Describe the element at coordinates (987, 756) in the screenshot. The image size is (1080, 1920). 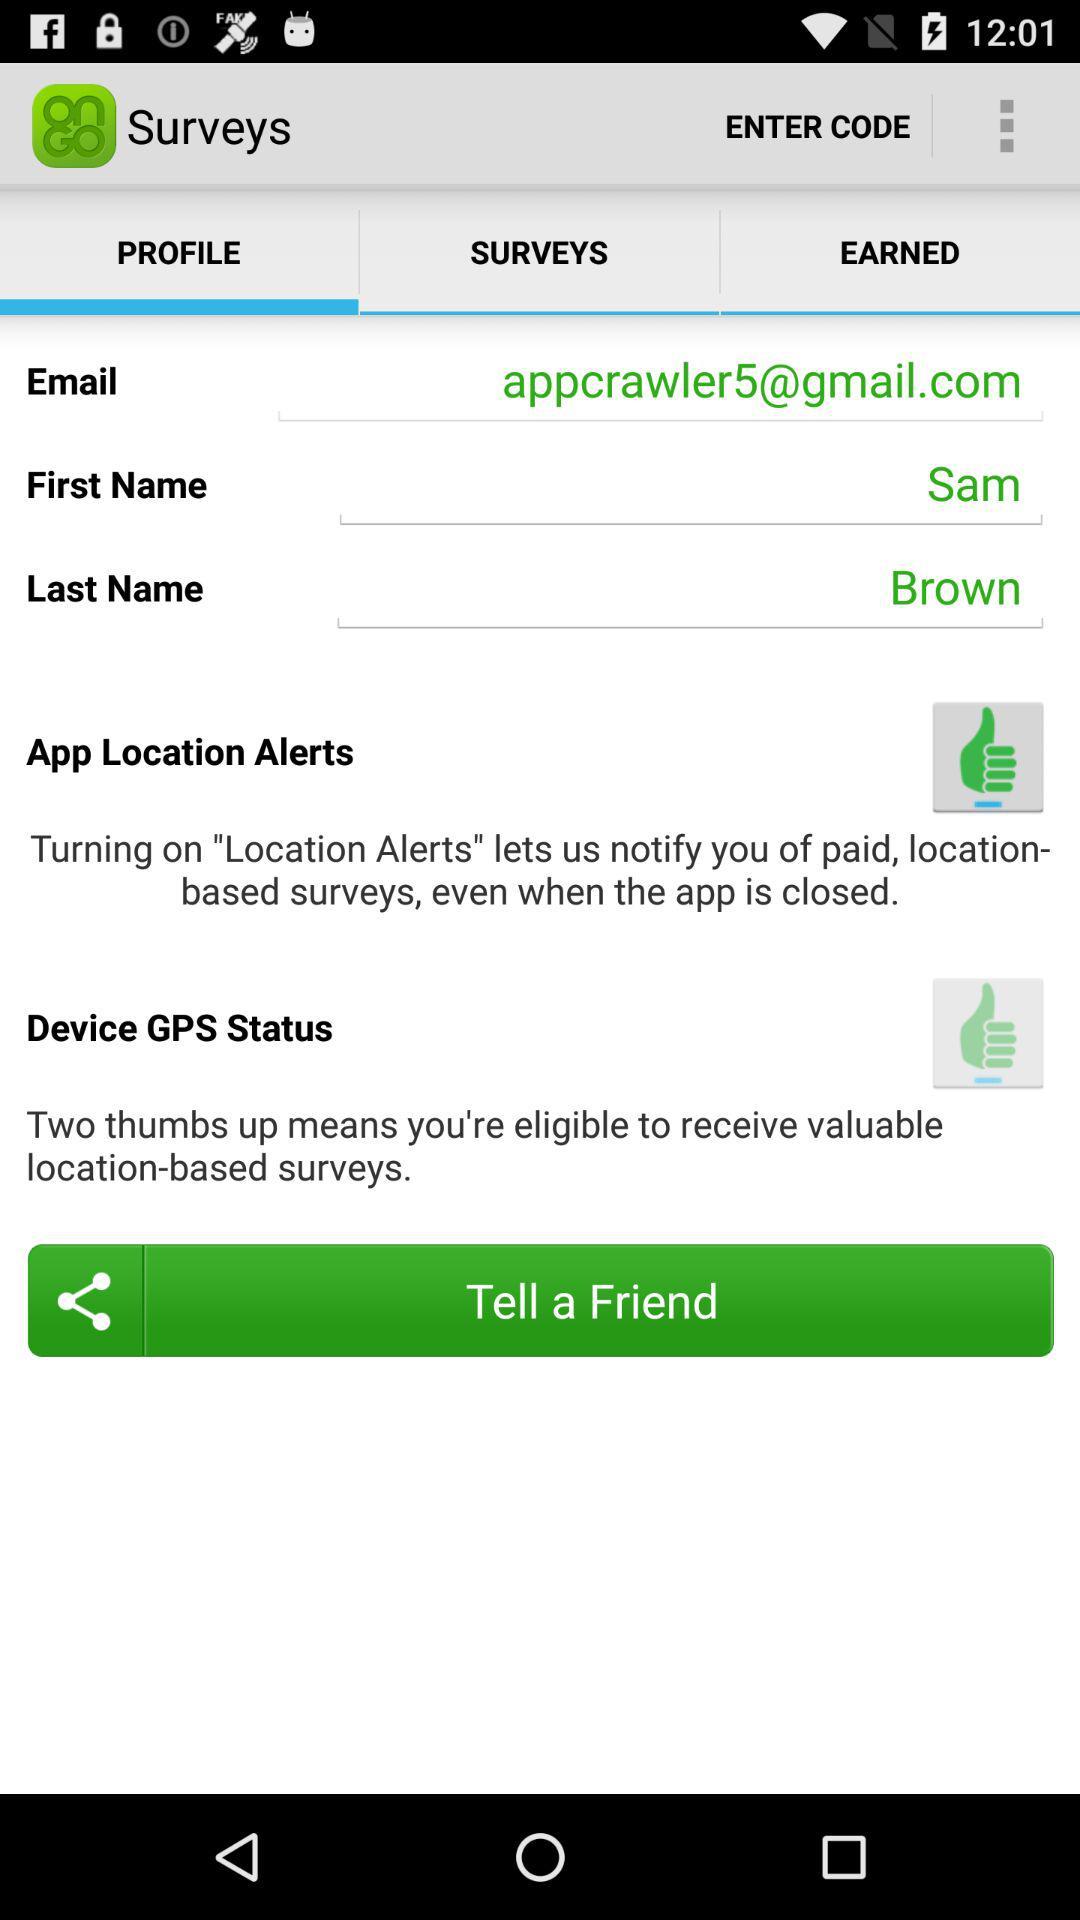
I see `turn on location alerts` at that location.